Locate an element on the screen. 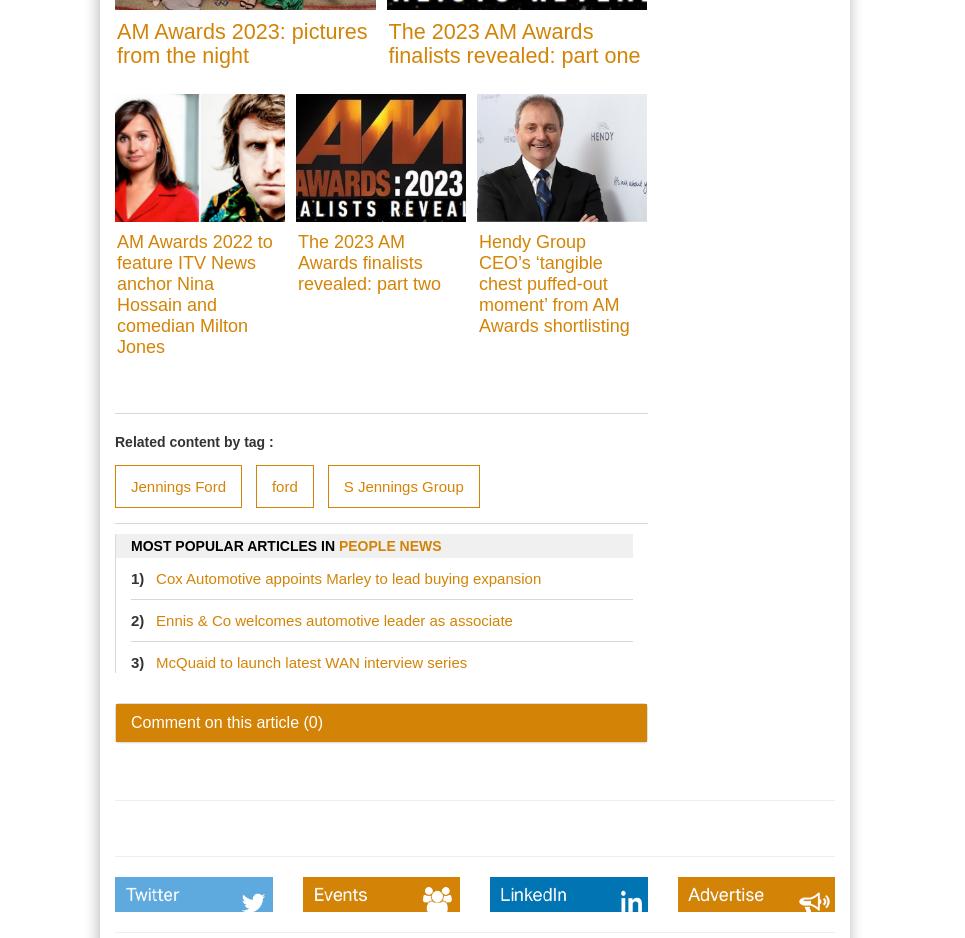  'McQuaid to launch latest WAN interview series' is located at coordinates (310, 661).